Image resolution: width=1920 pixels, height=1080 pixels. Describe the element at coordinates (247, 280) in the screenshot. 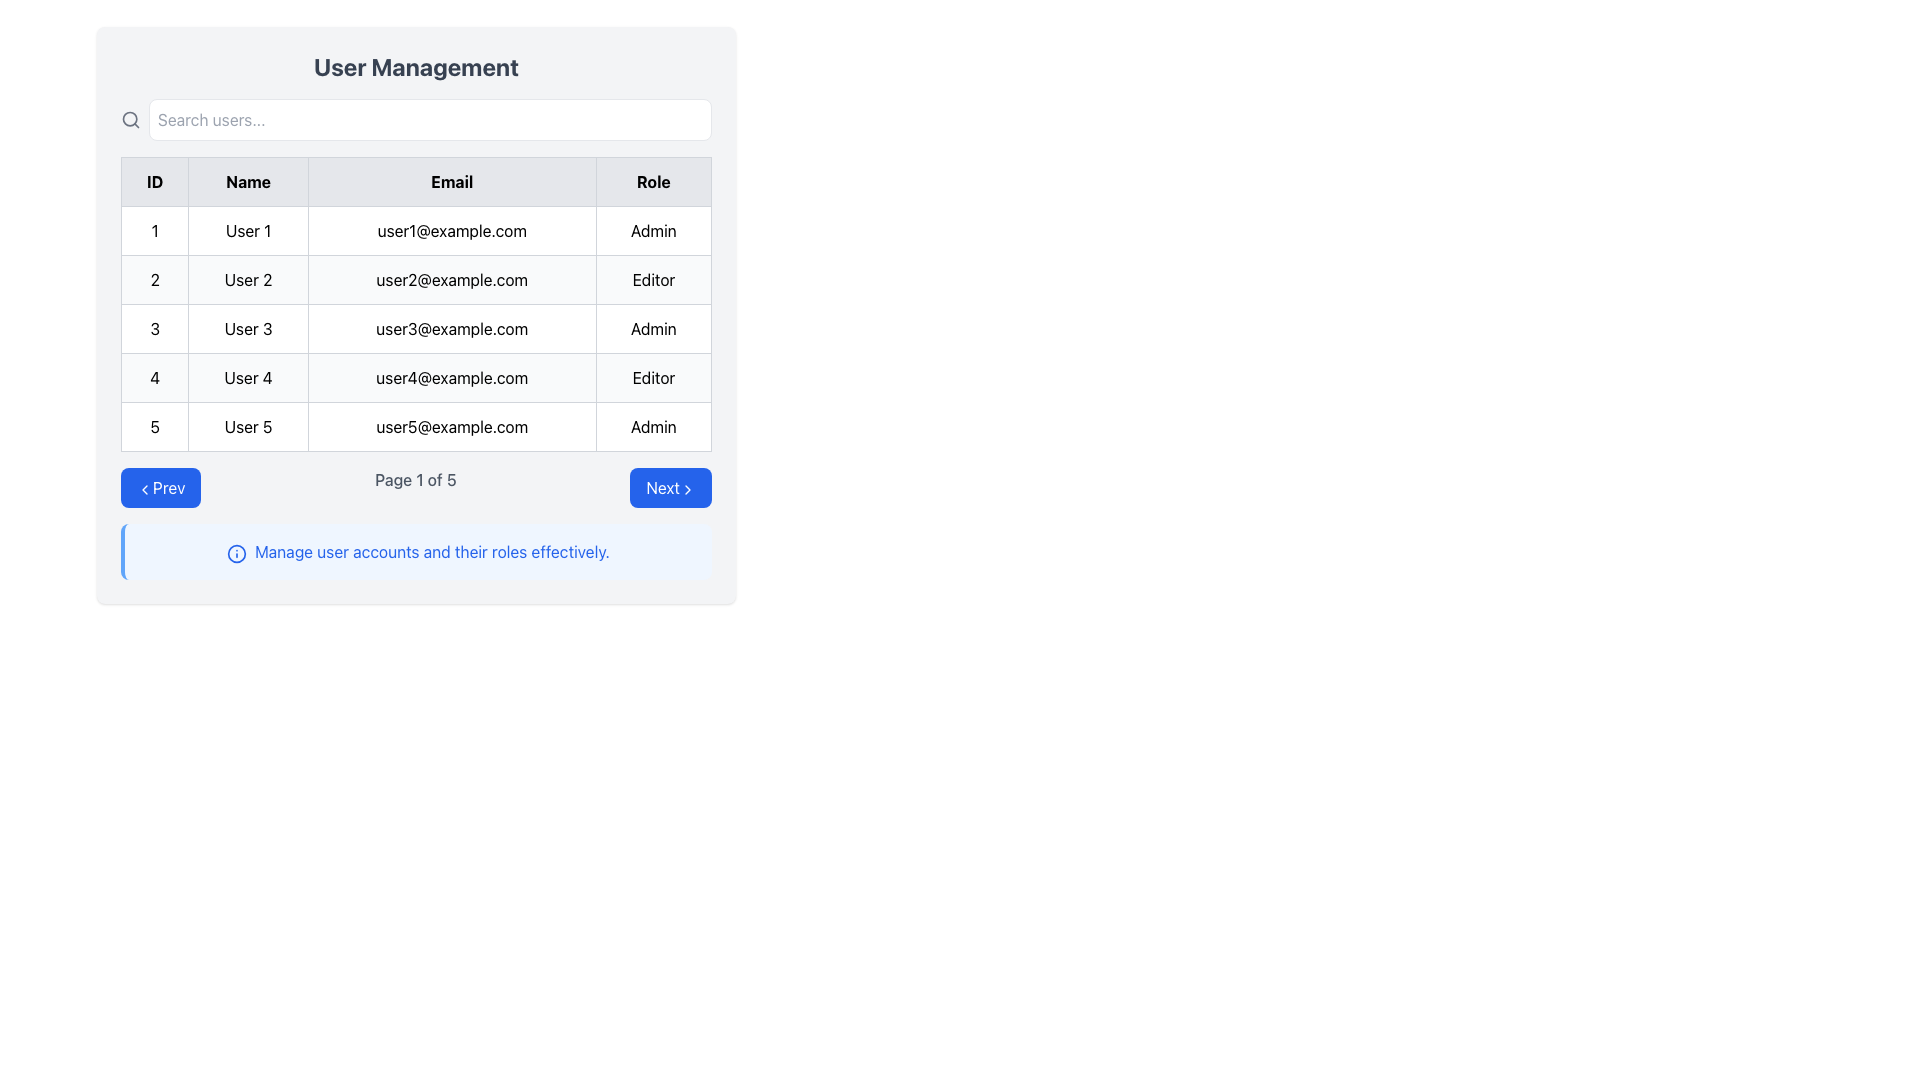

I see `the table cell displaying the name of the second user, located in the second column under the 'Name' header and corresponding to the second row` at that location.